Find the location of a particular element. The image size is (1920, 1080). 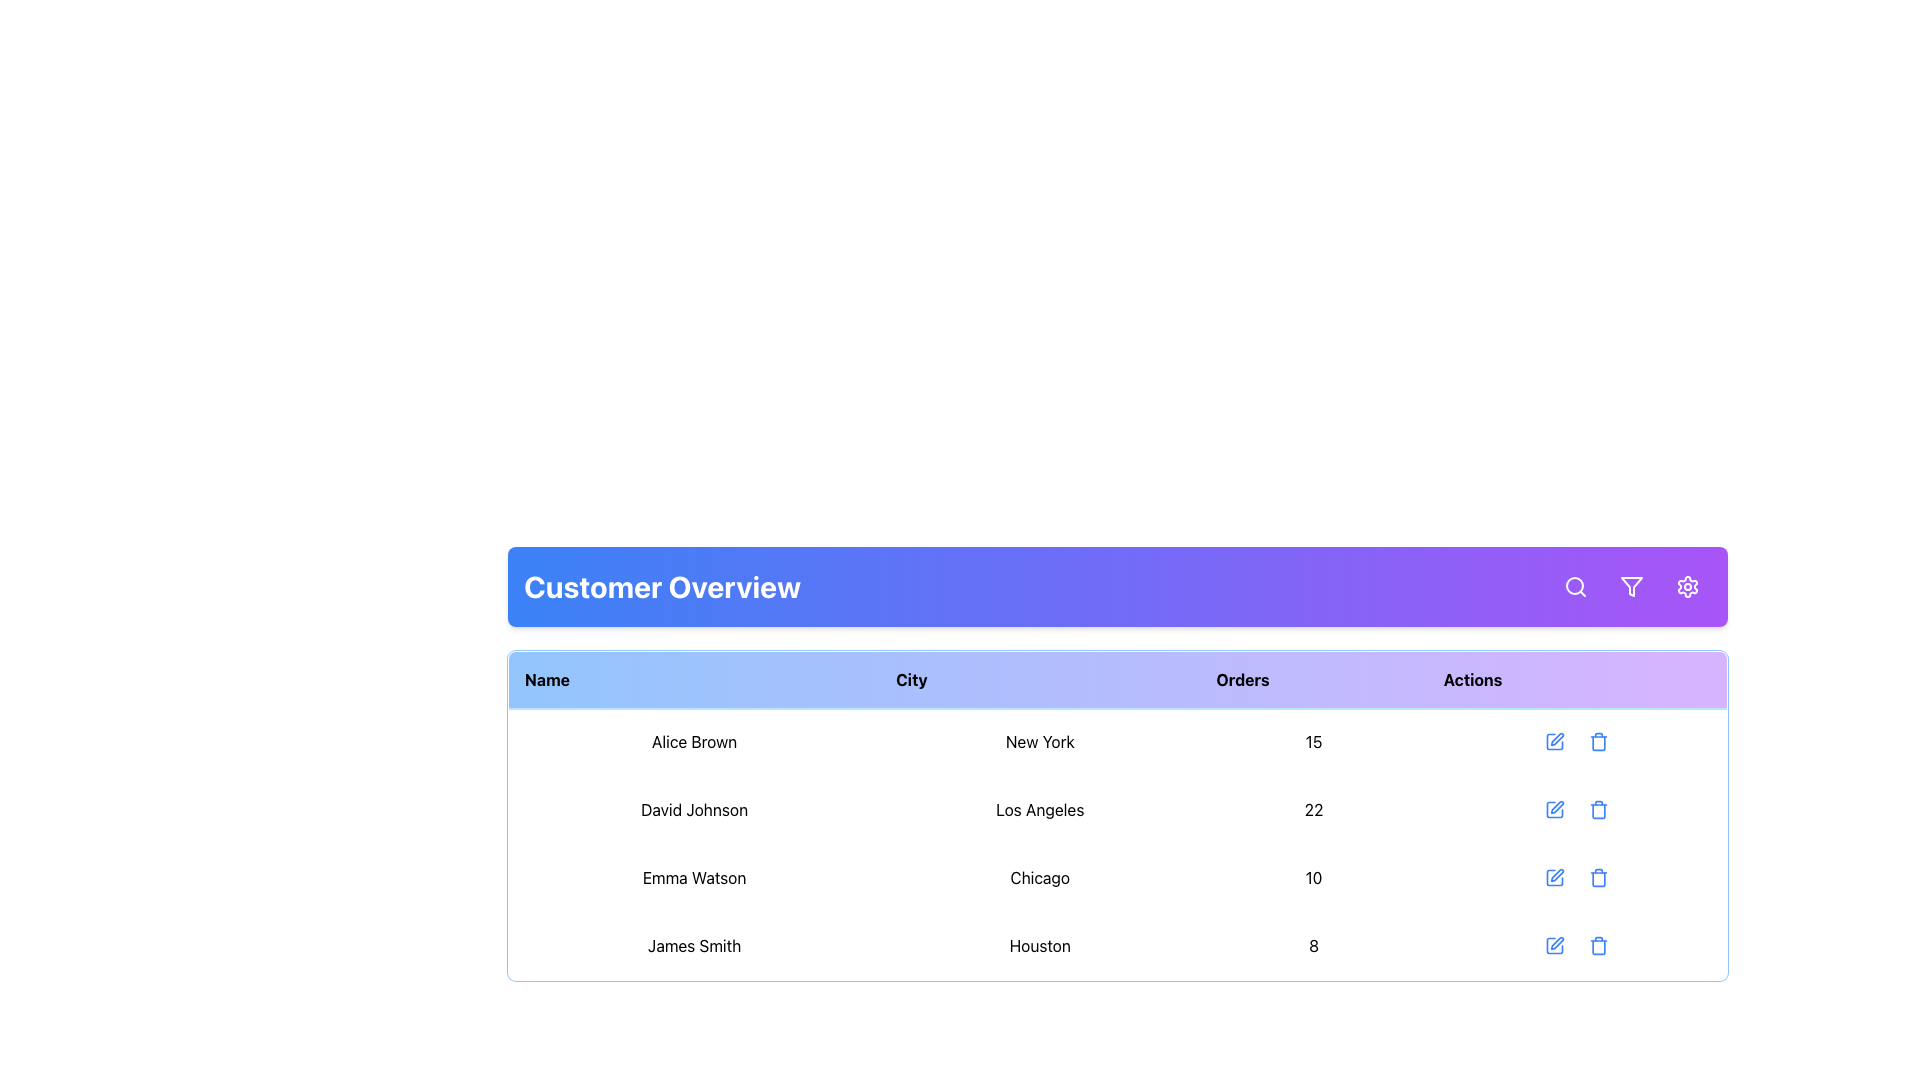

the edit icon located in the 'Actions' column of the last row in the table under the 'Customer Overview' heading is located at coordinates (1556, 943).